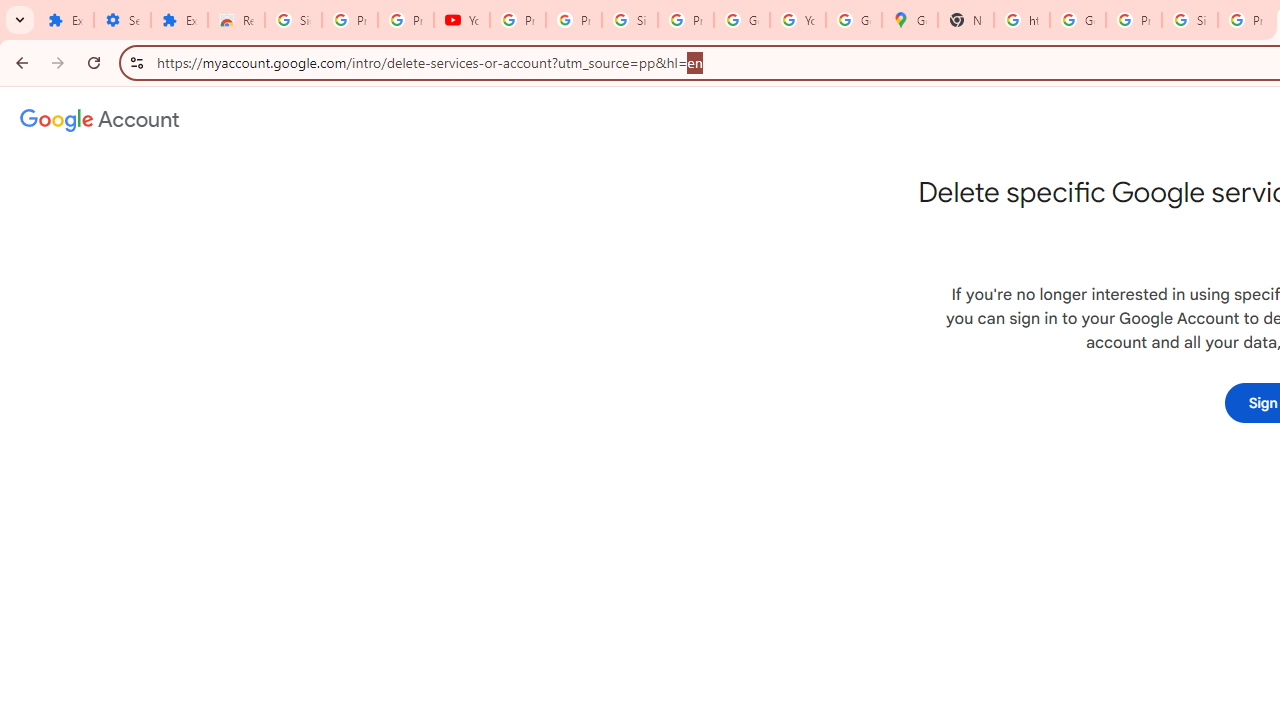  I want to click on 'Extensions', so click(65, 20).